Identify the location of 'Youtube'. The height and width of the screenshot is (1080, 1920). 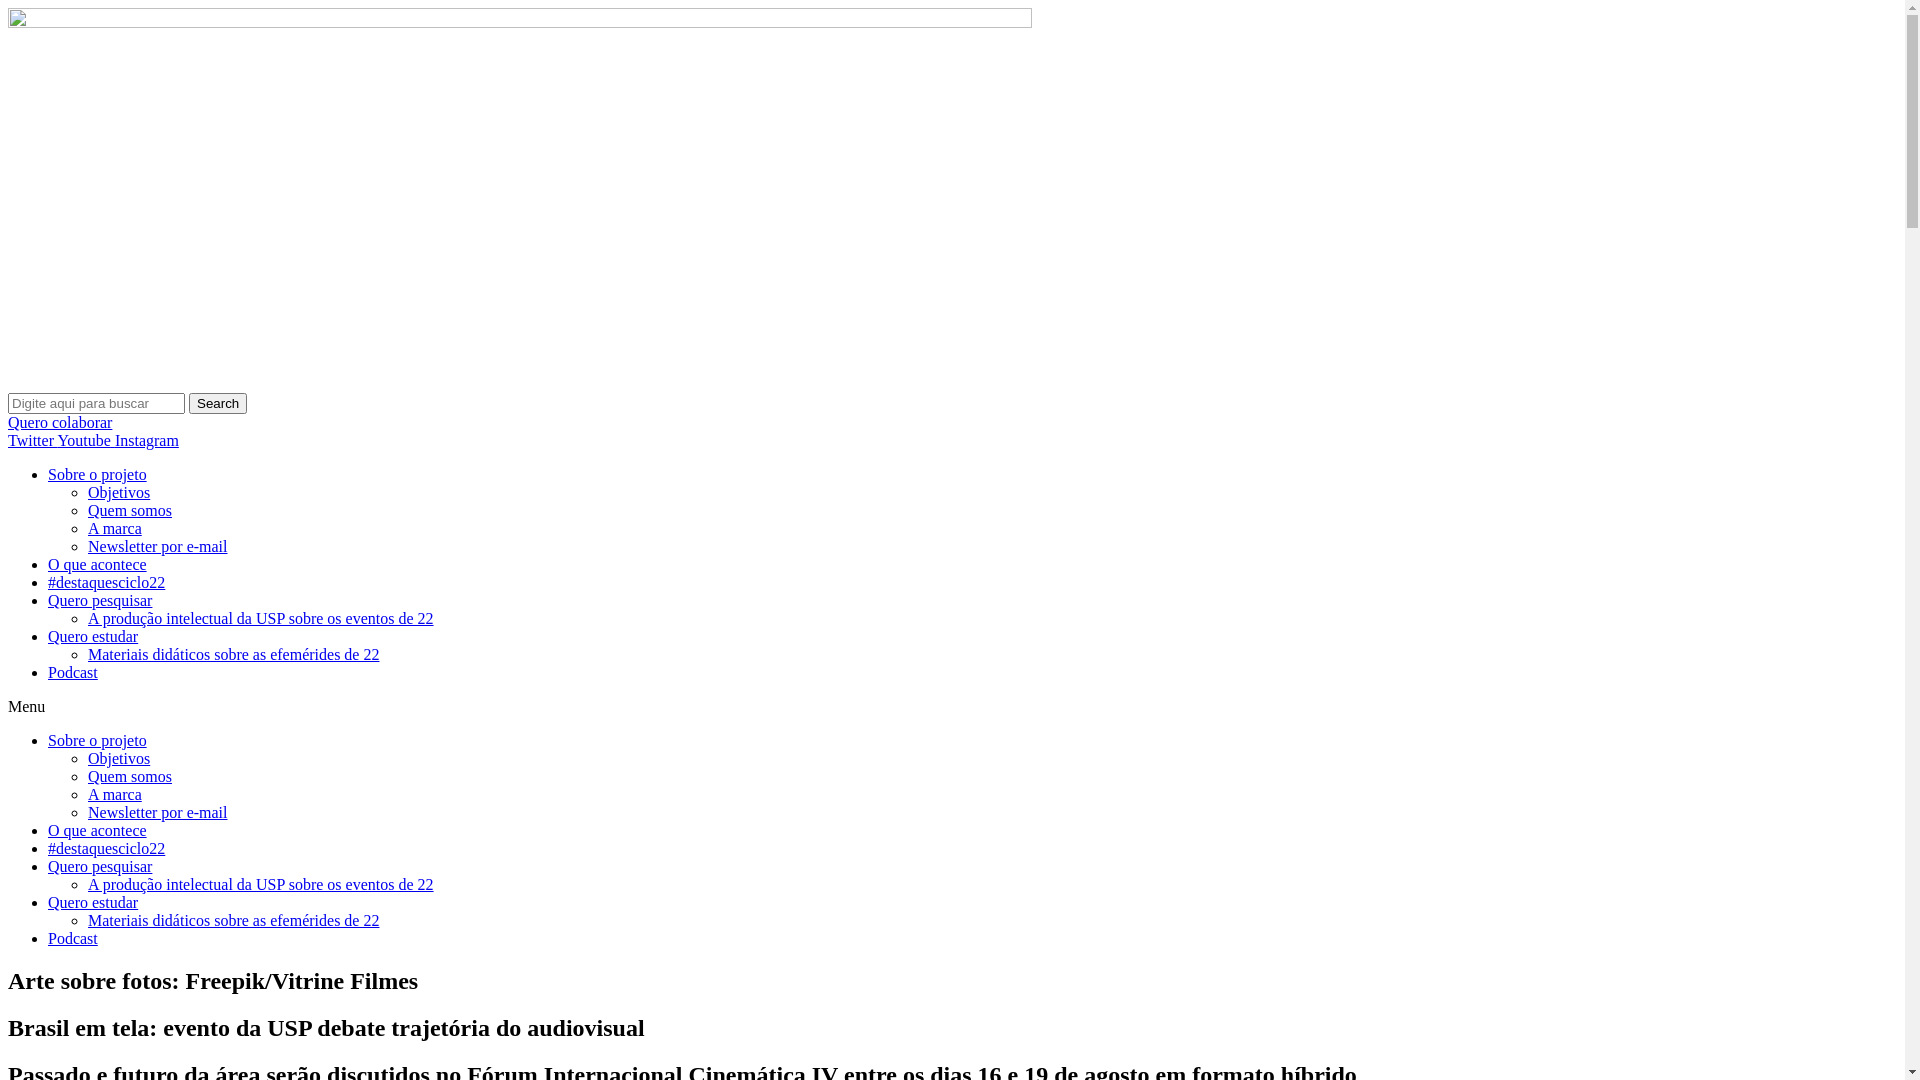
(85, 439).